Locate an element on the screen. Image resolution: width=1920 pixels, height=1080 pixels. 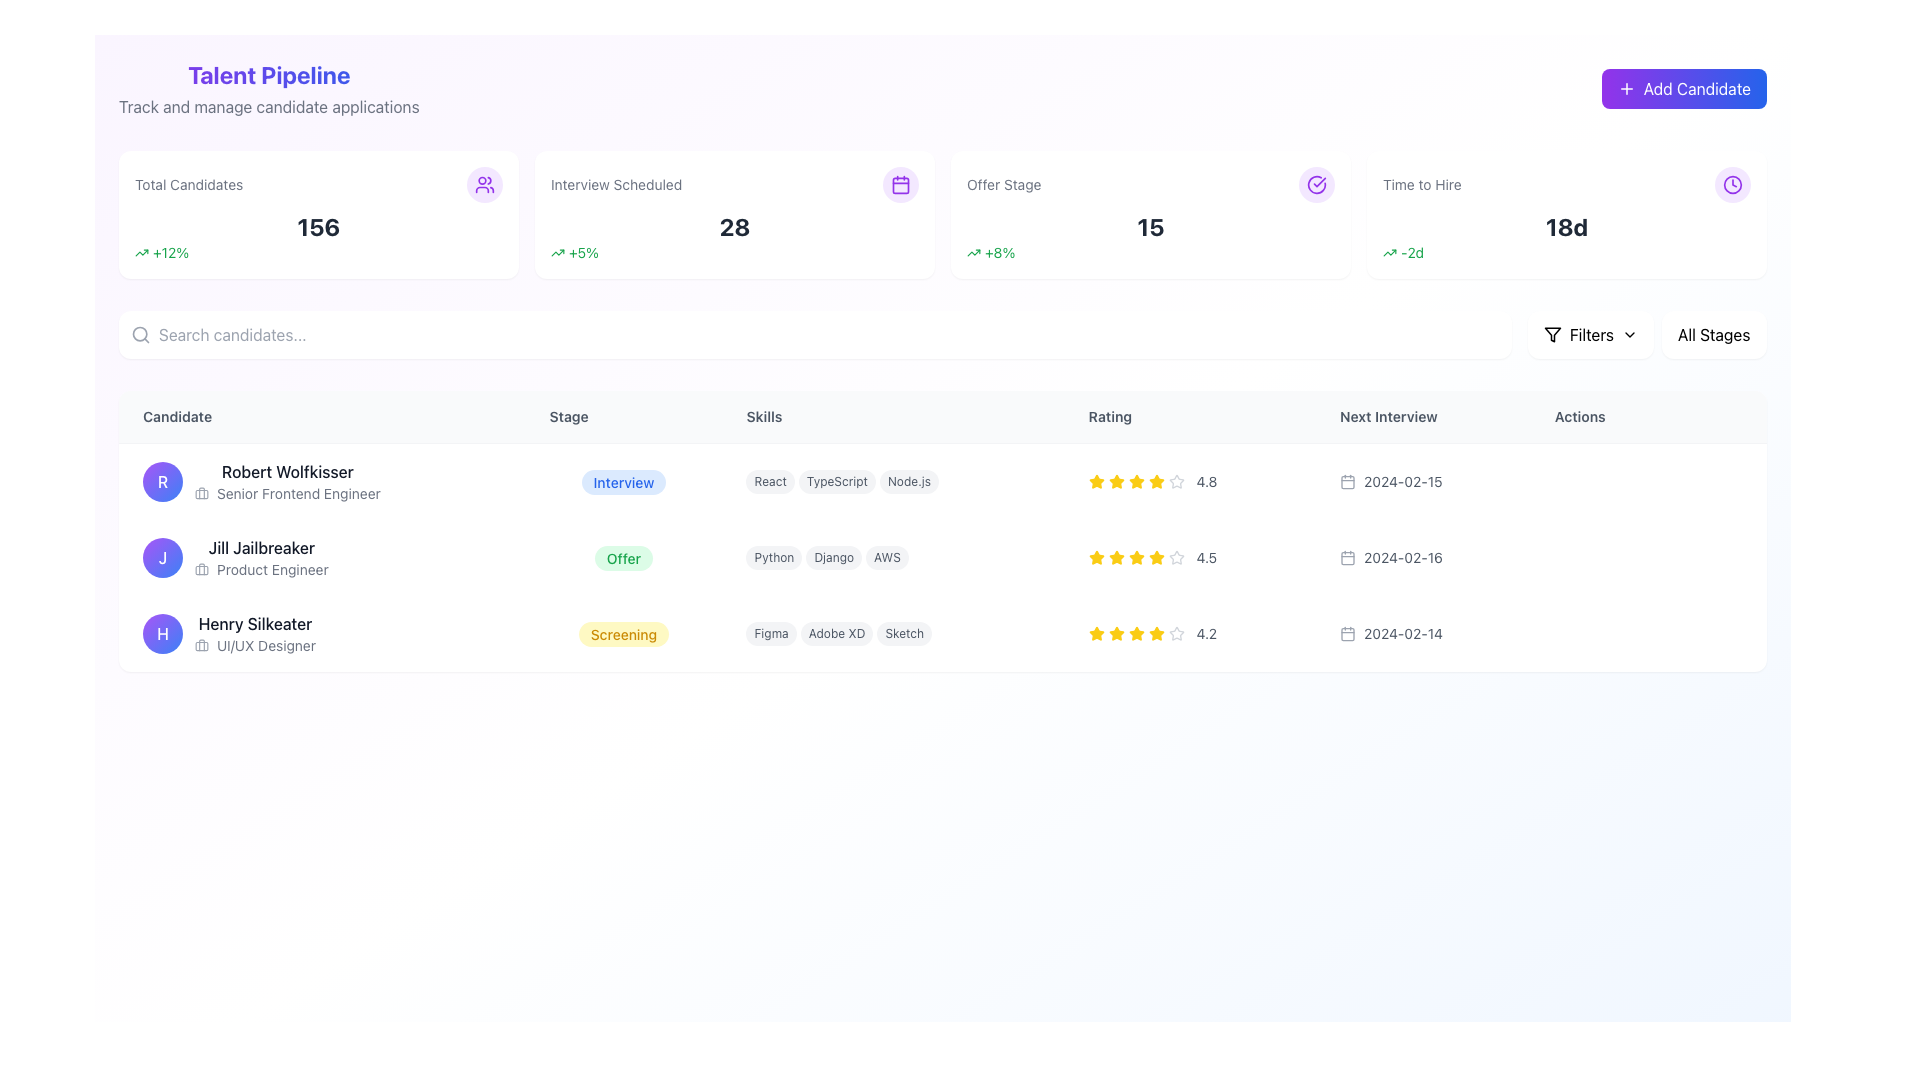
the Text with icon element displaying the date '2024-02-14' and a calendar icon, located in the 'Next Interview' column for 'Henry Silkeater' in the Talent Pipeline section is located at coordinates (1422, 633).